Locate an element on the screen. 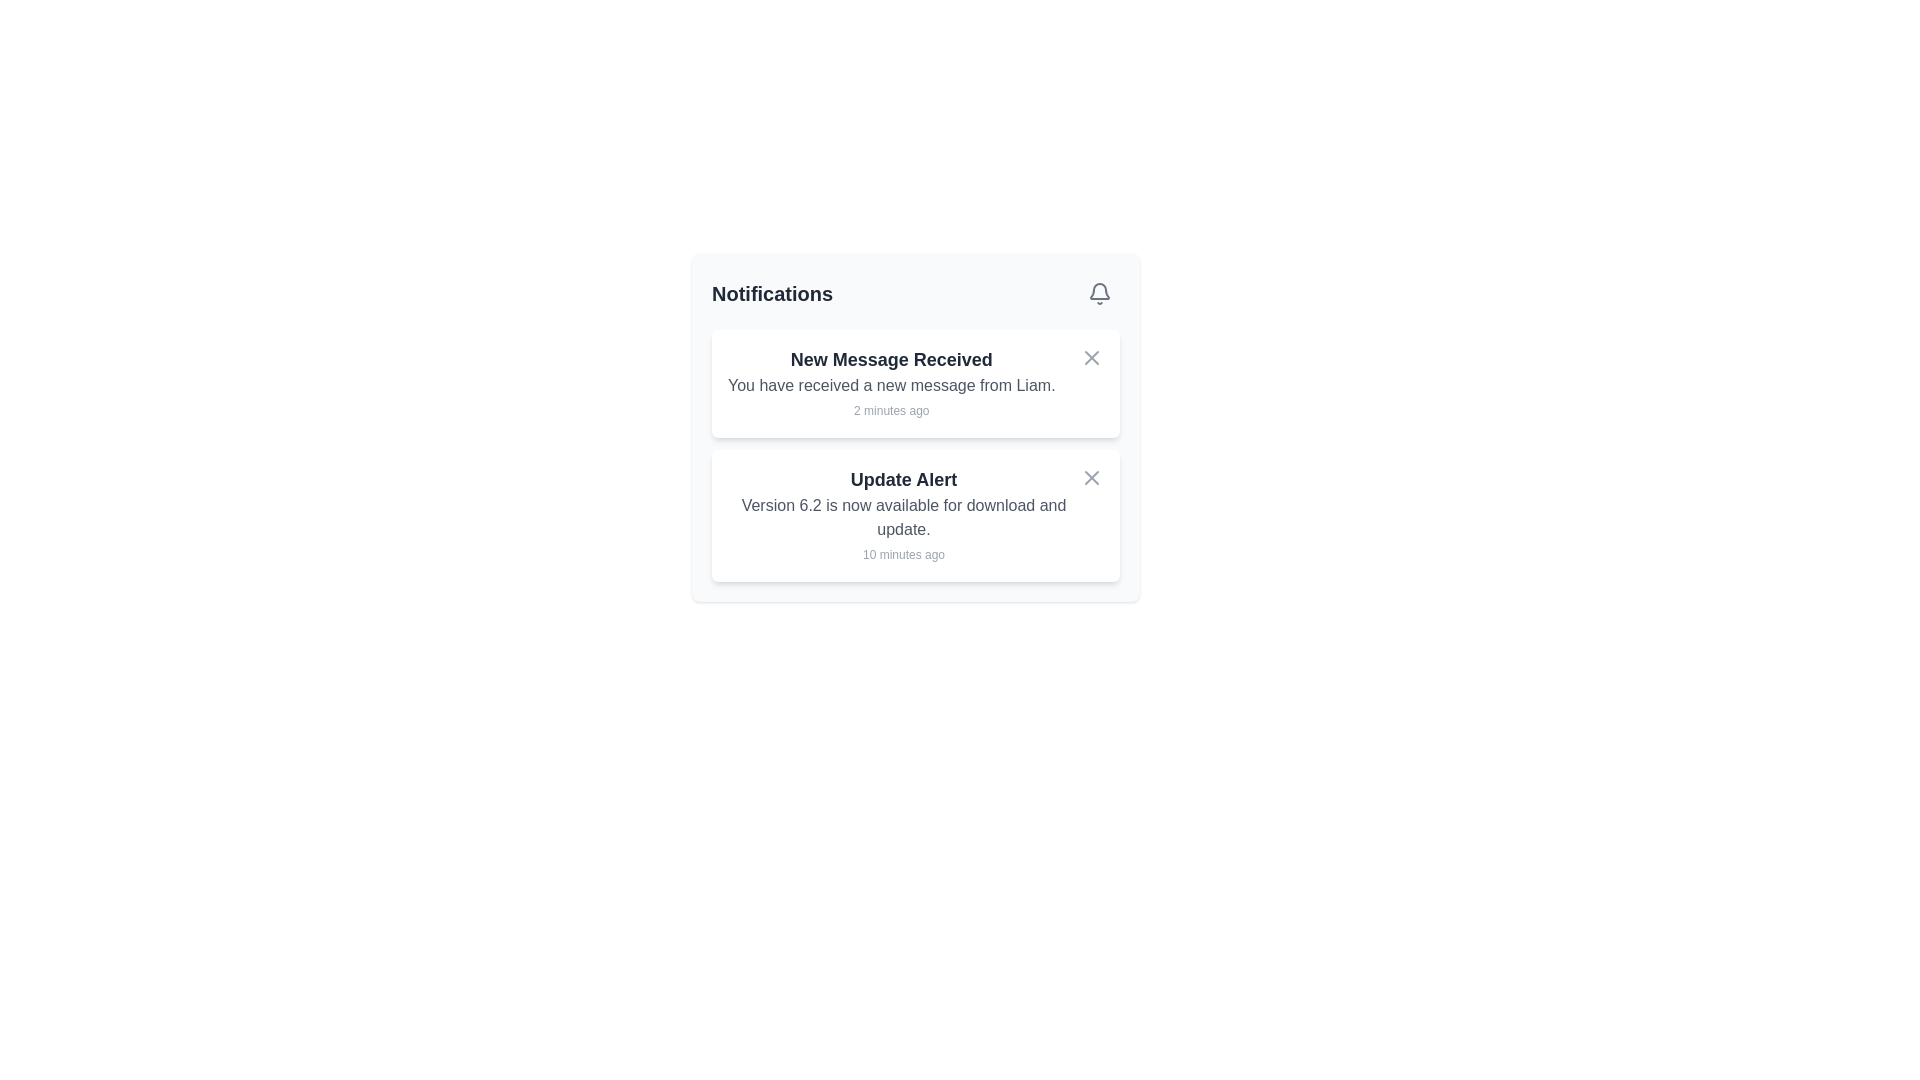  the small outlined 'X' icon button in the top-right corner of the 'New Message Received' notification card is located at coordinates (1090, 357).